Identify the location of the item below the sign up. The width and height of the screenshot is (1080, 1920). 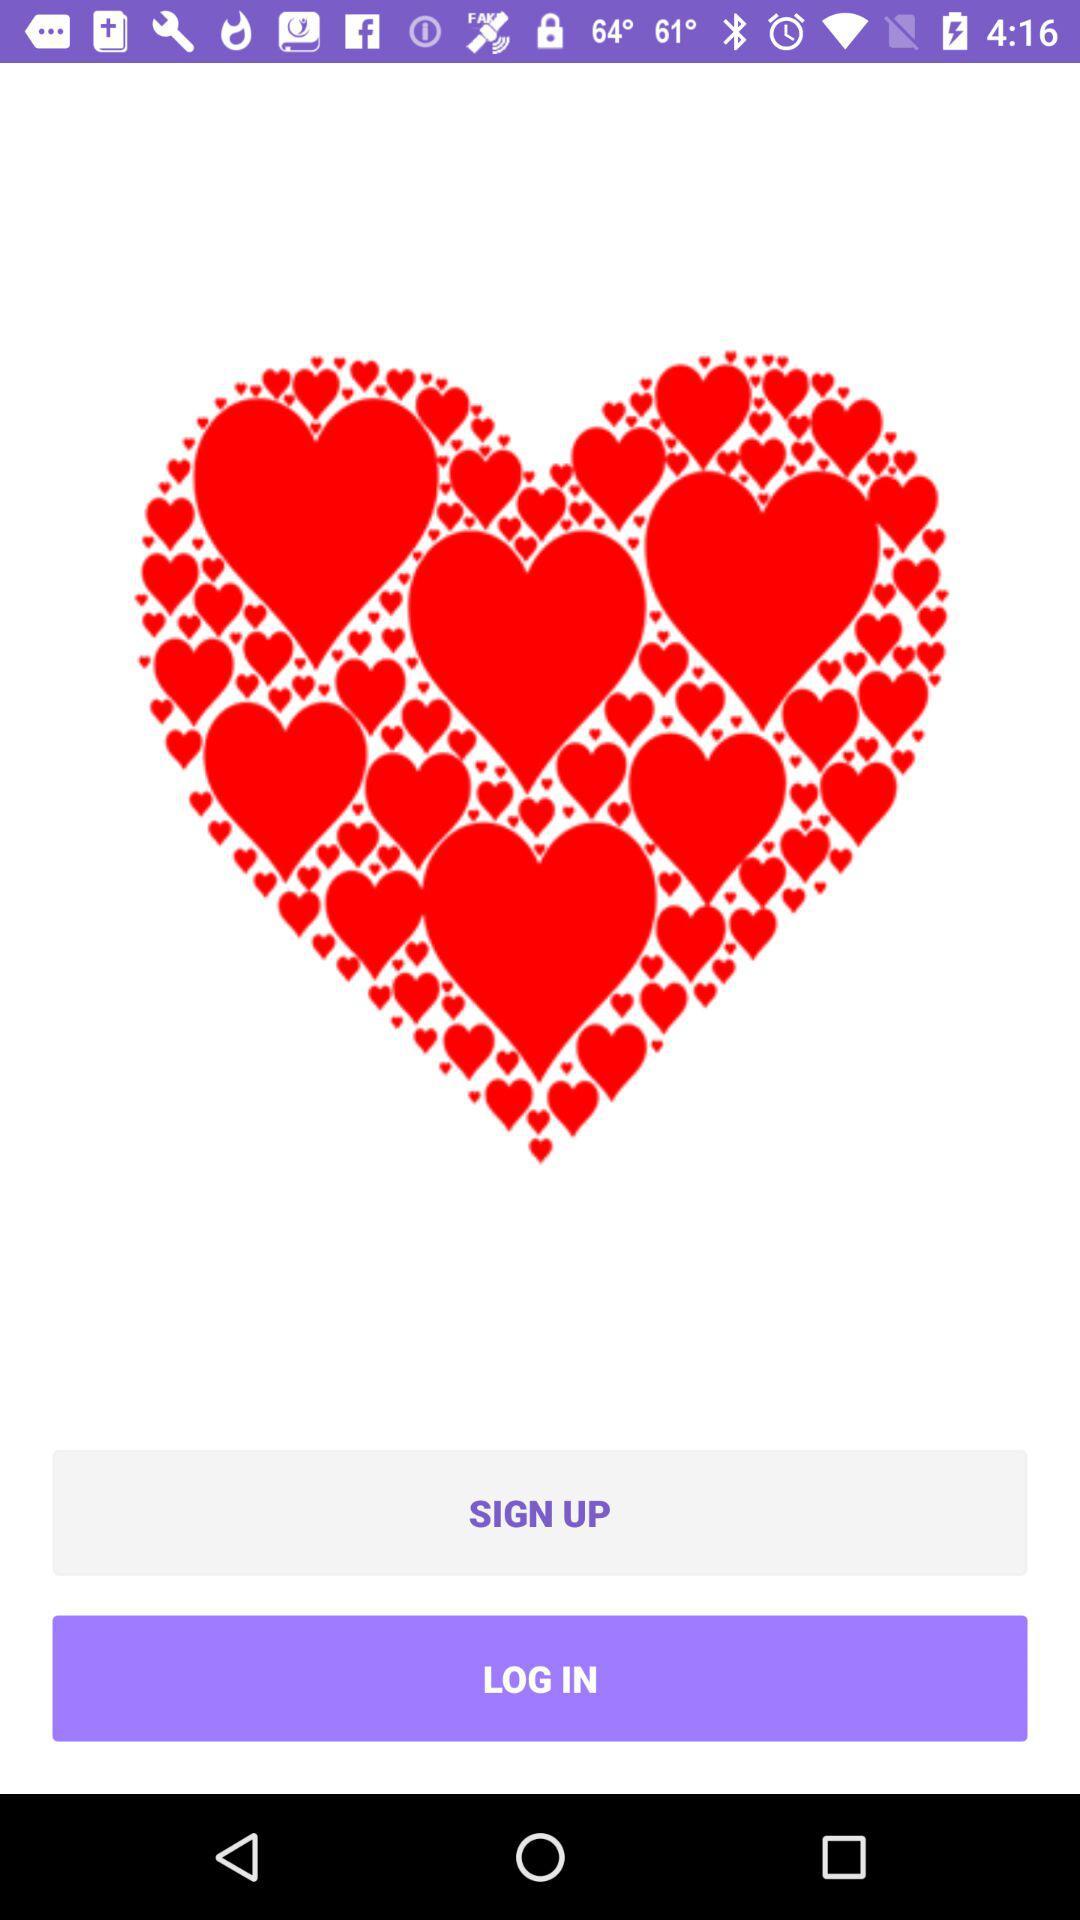
(540, 1678).